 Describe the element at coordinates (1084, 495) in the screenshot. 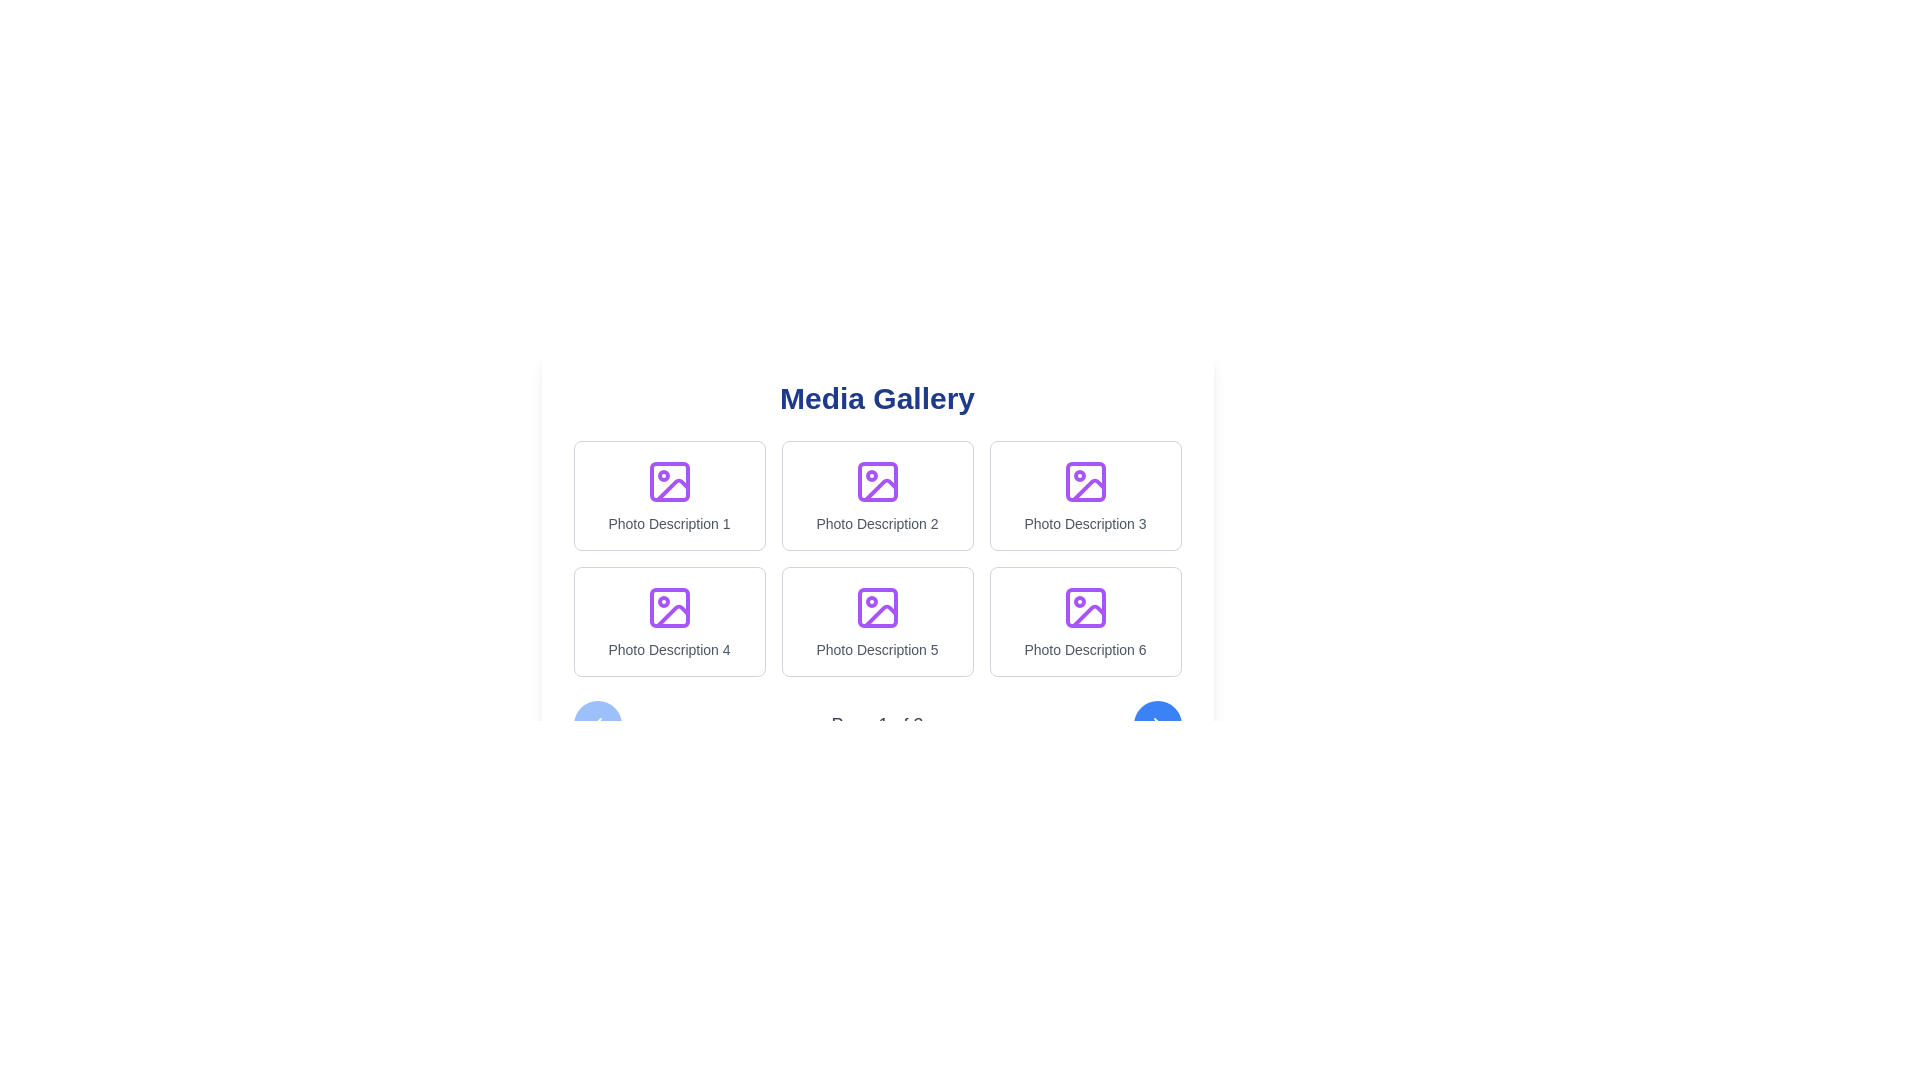

I see `the third card displaying photo information in the gallery view, located at the far-right position in the first row` at that location.